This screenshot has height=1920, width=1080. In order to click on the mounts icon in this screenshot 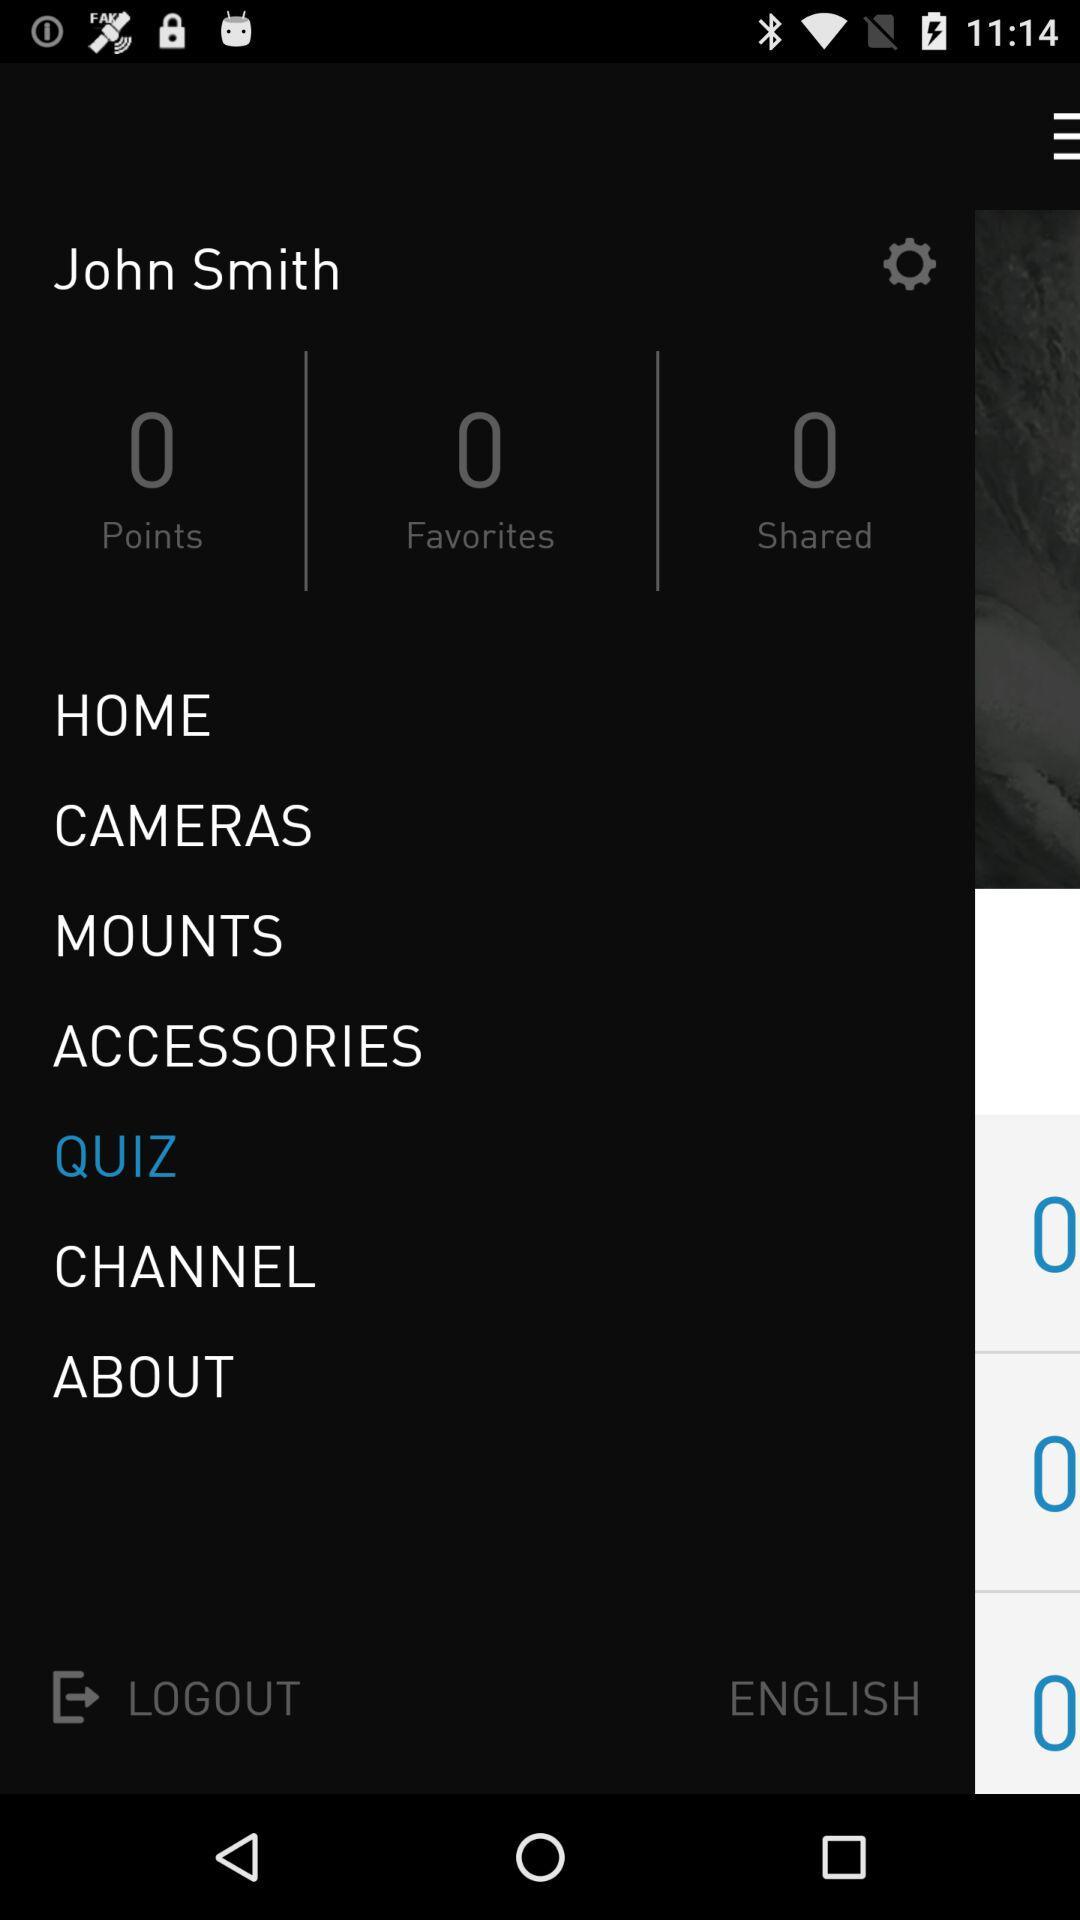, I will do `click(167, 933)`.